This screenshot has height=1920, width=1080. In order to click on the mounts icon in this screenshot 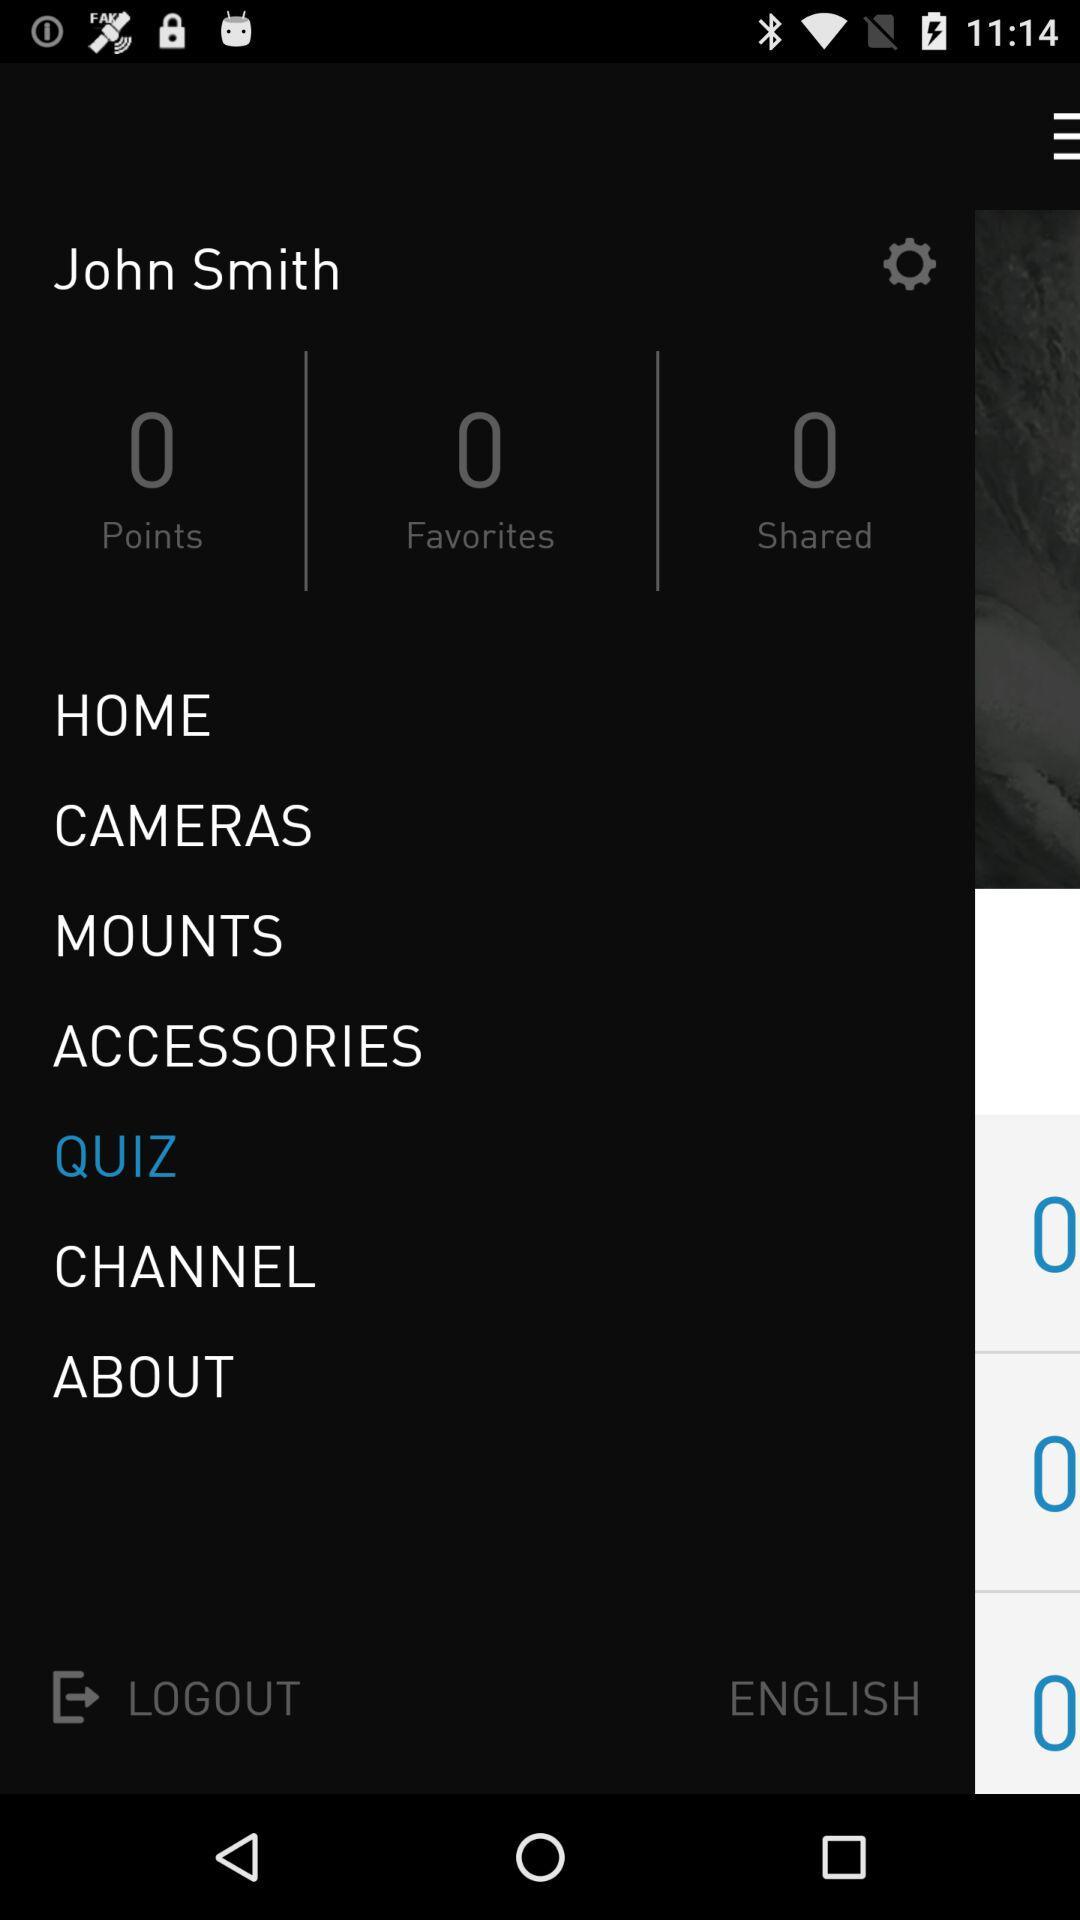, I will do `click(167, 933)`.